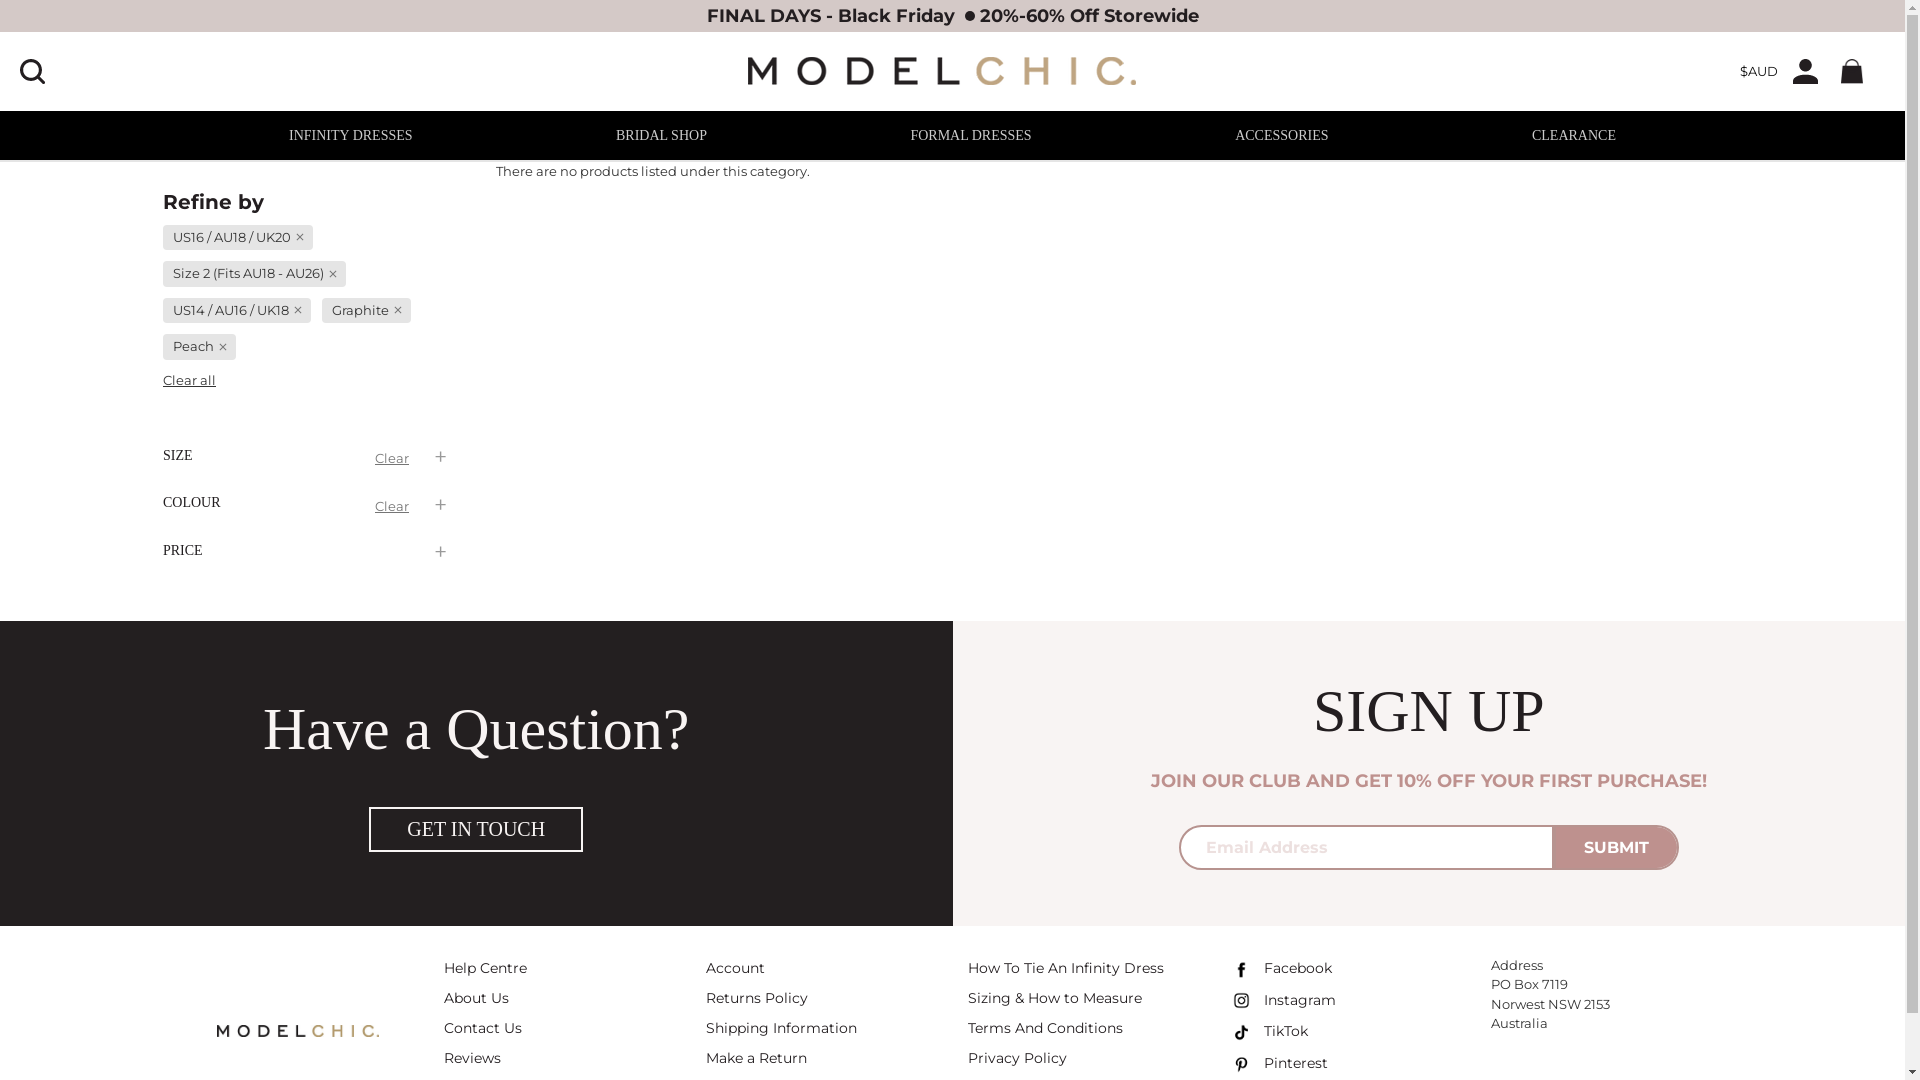  I want to click on 'Clear all', so click(189, 380).